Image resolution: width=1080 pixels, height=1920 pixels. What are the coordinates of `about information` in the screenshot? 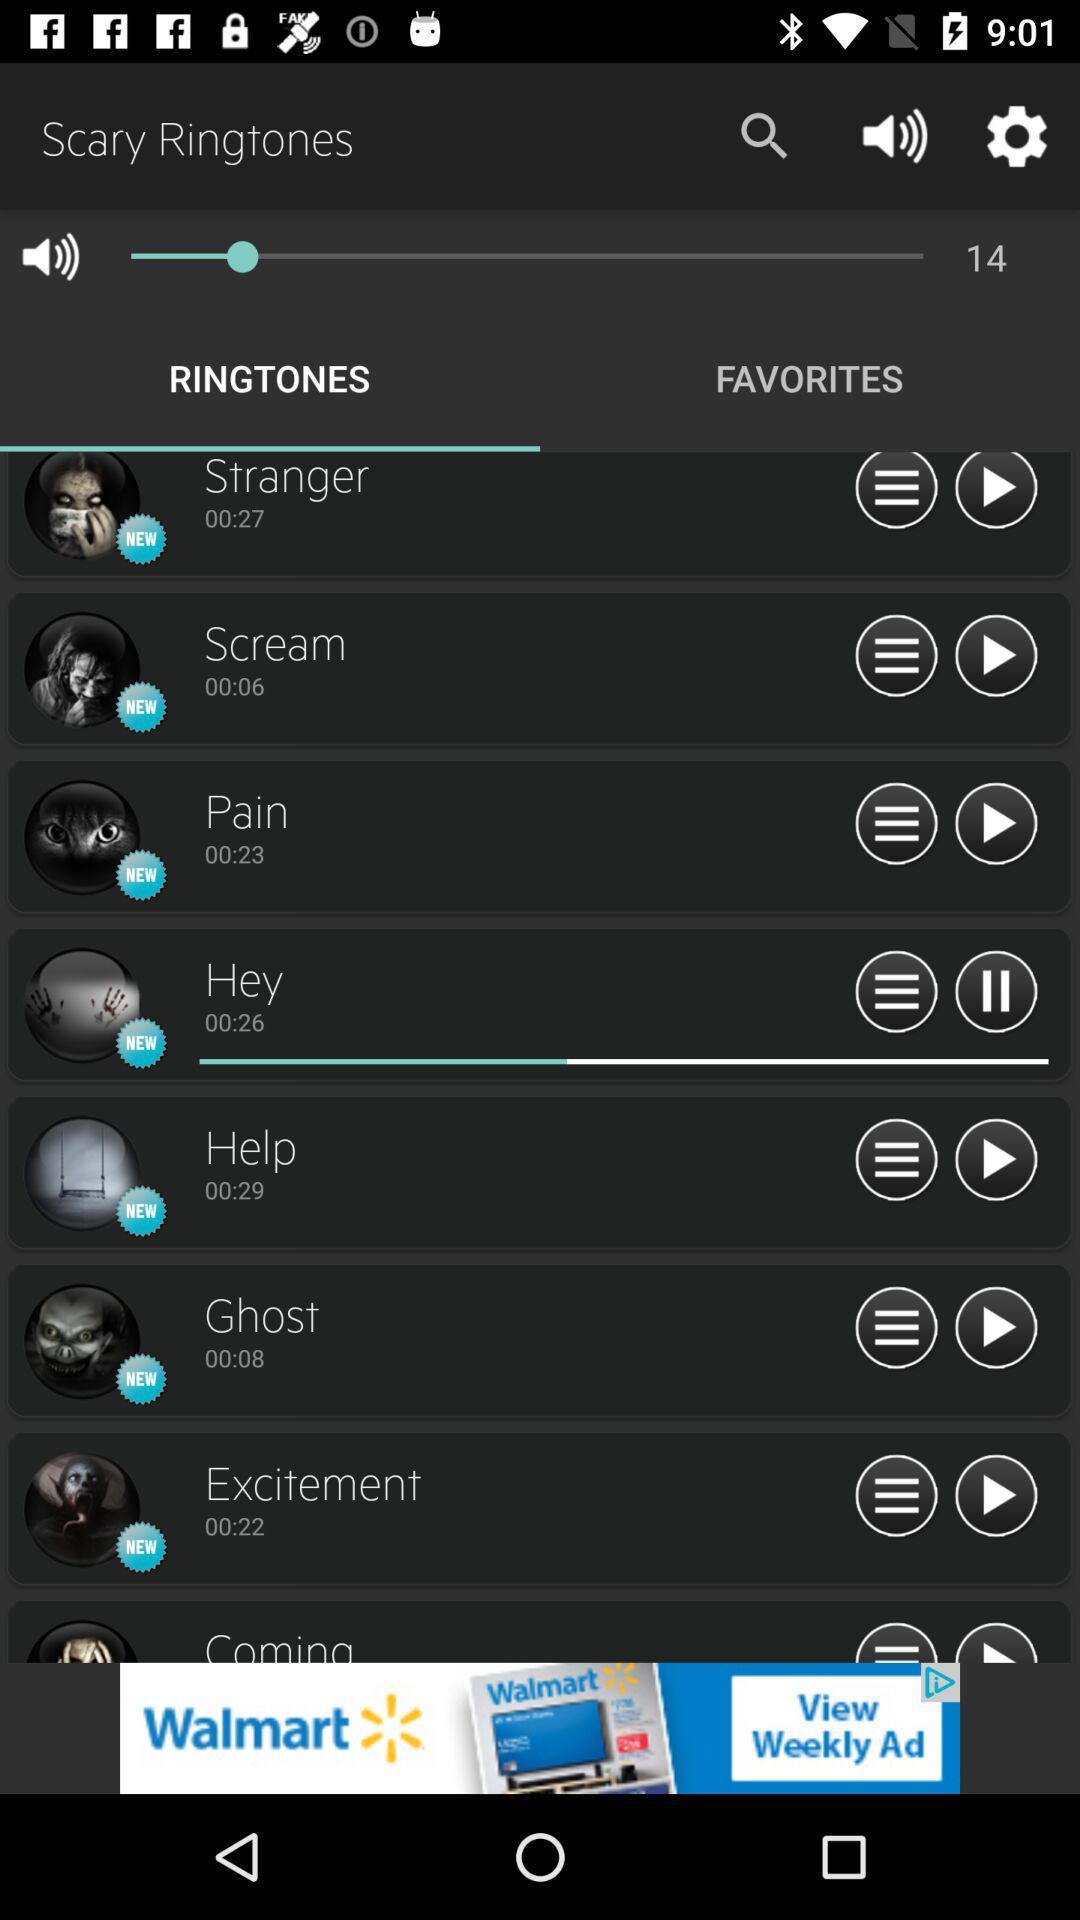 It's located at (895, 1329).